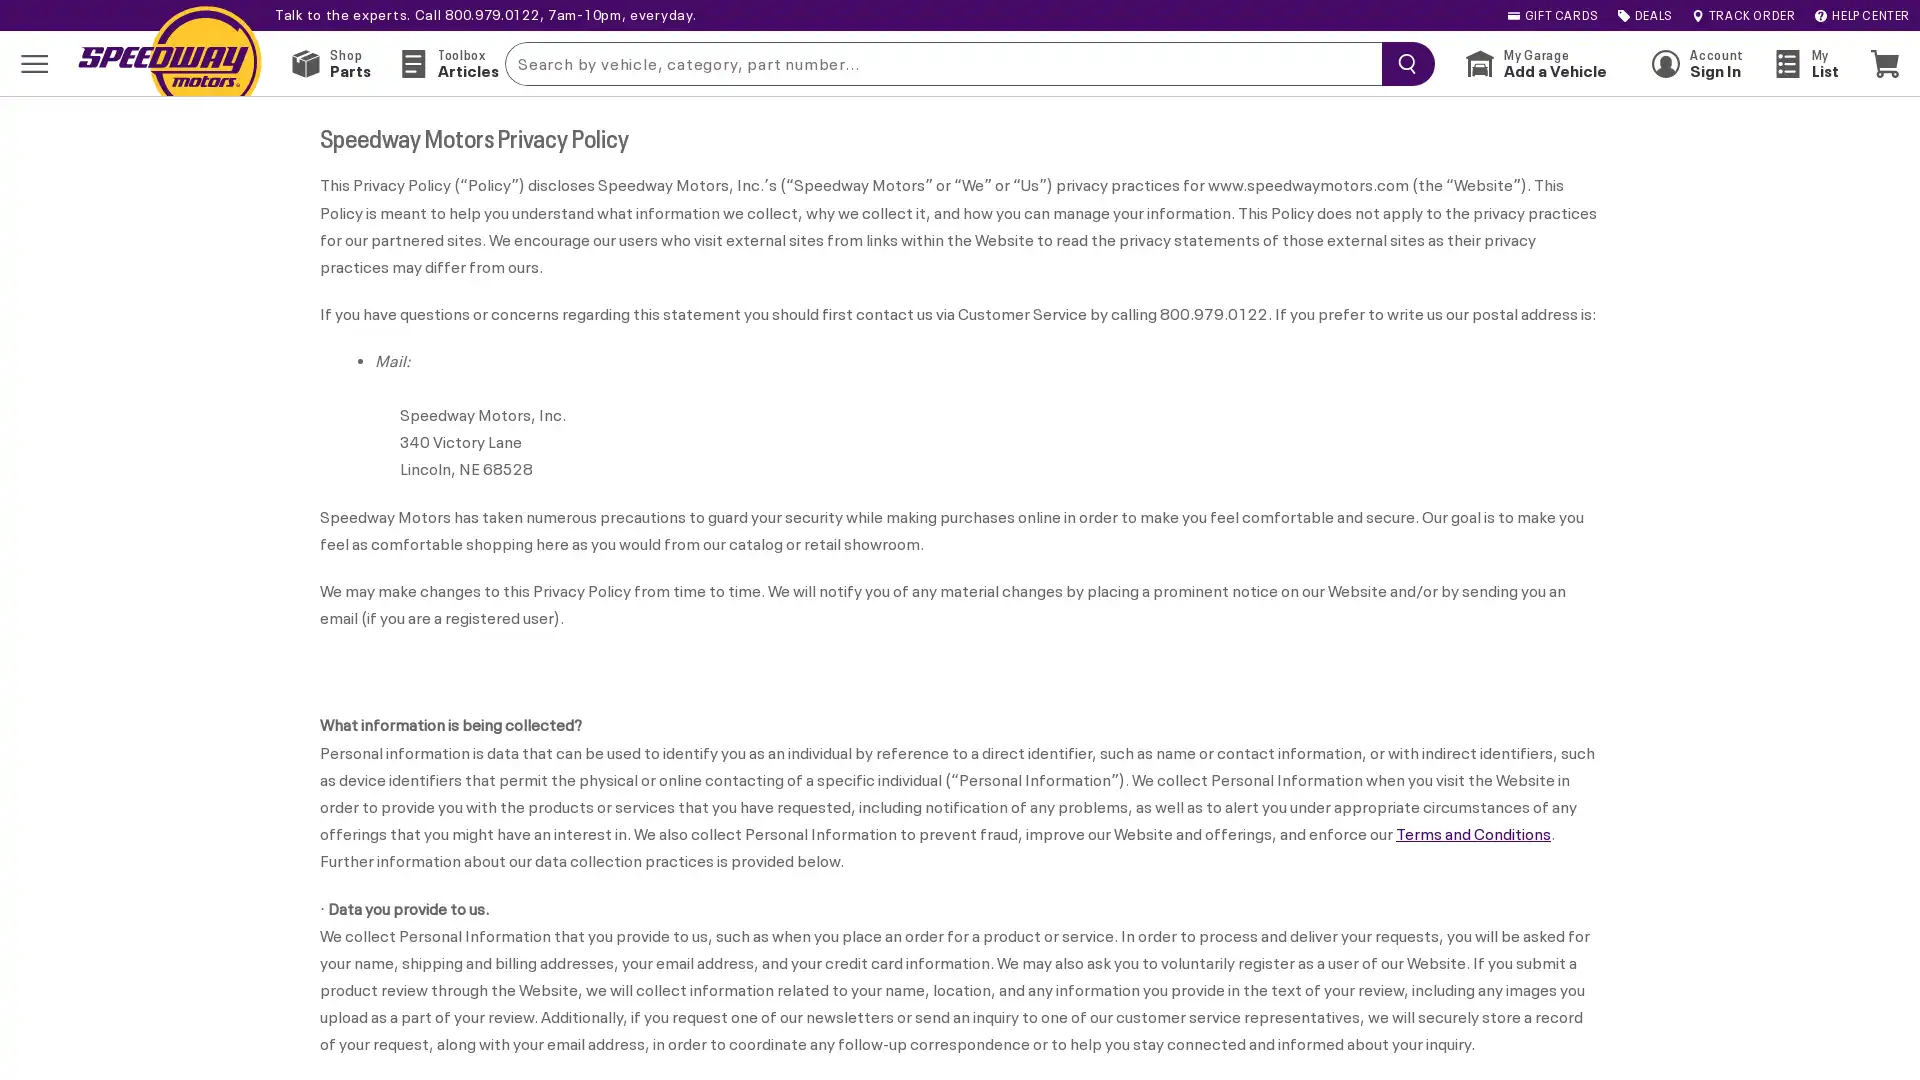  Describe the element at coordinates (1696, 62) in the screenshot. I see `Account Sign In` at that location.